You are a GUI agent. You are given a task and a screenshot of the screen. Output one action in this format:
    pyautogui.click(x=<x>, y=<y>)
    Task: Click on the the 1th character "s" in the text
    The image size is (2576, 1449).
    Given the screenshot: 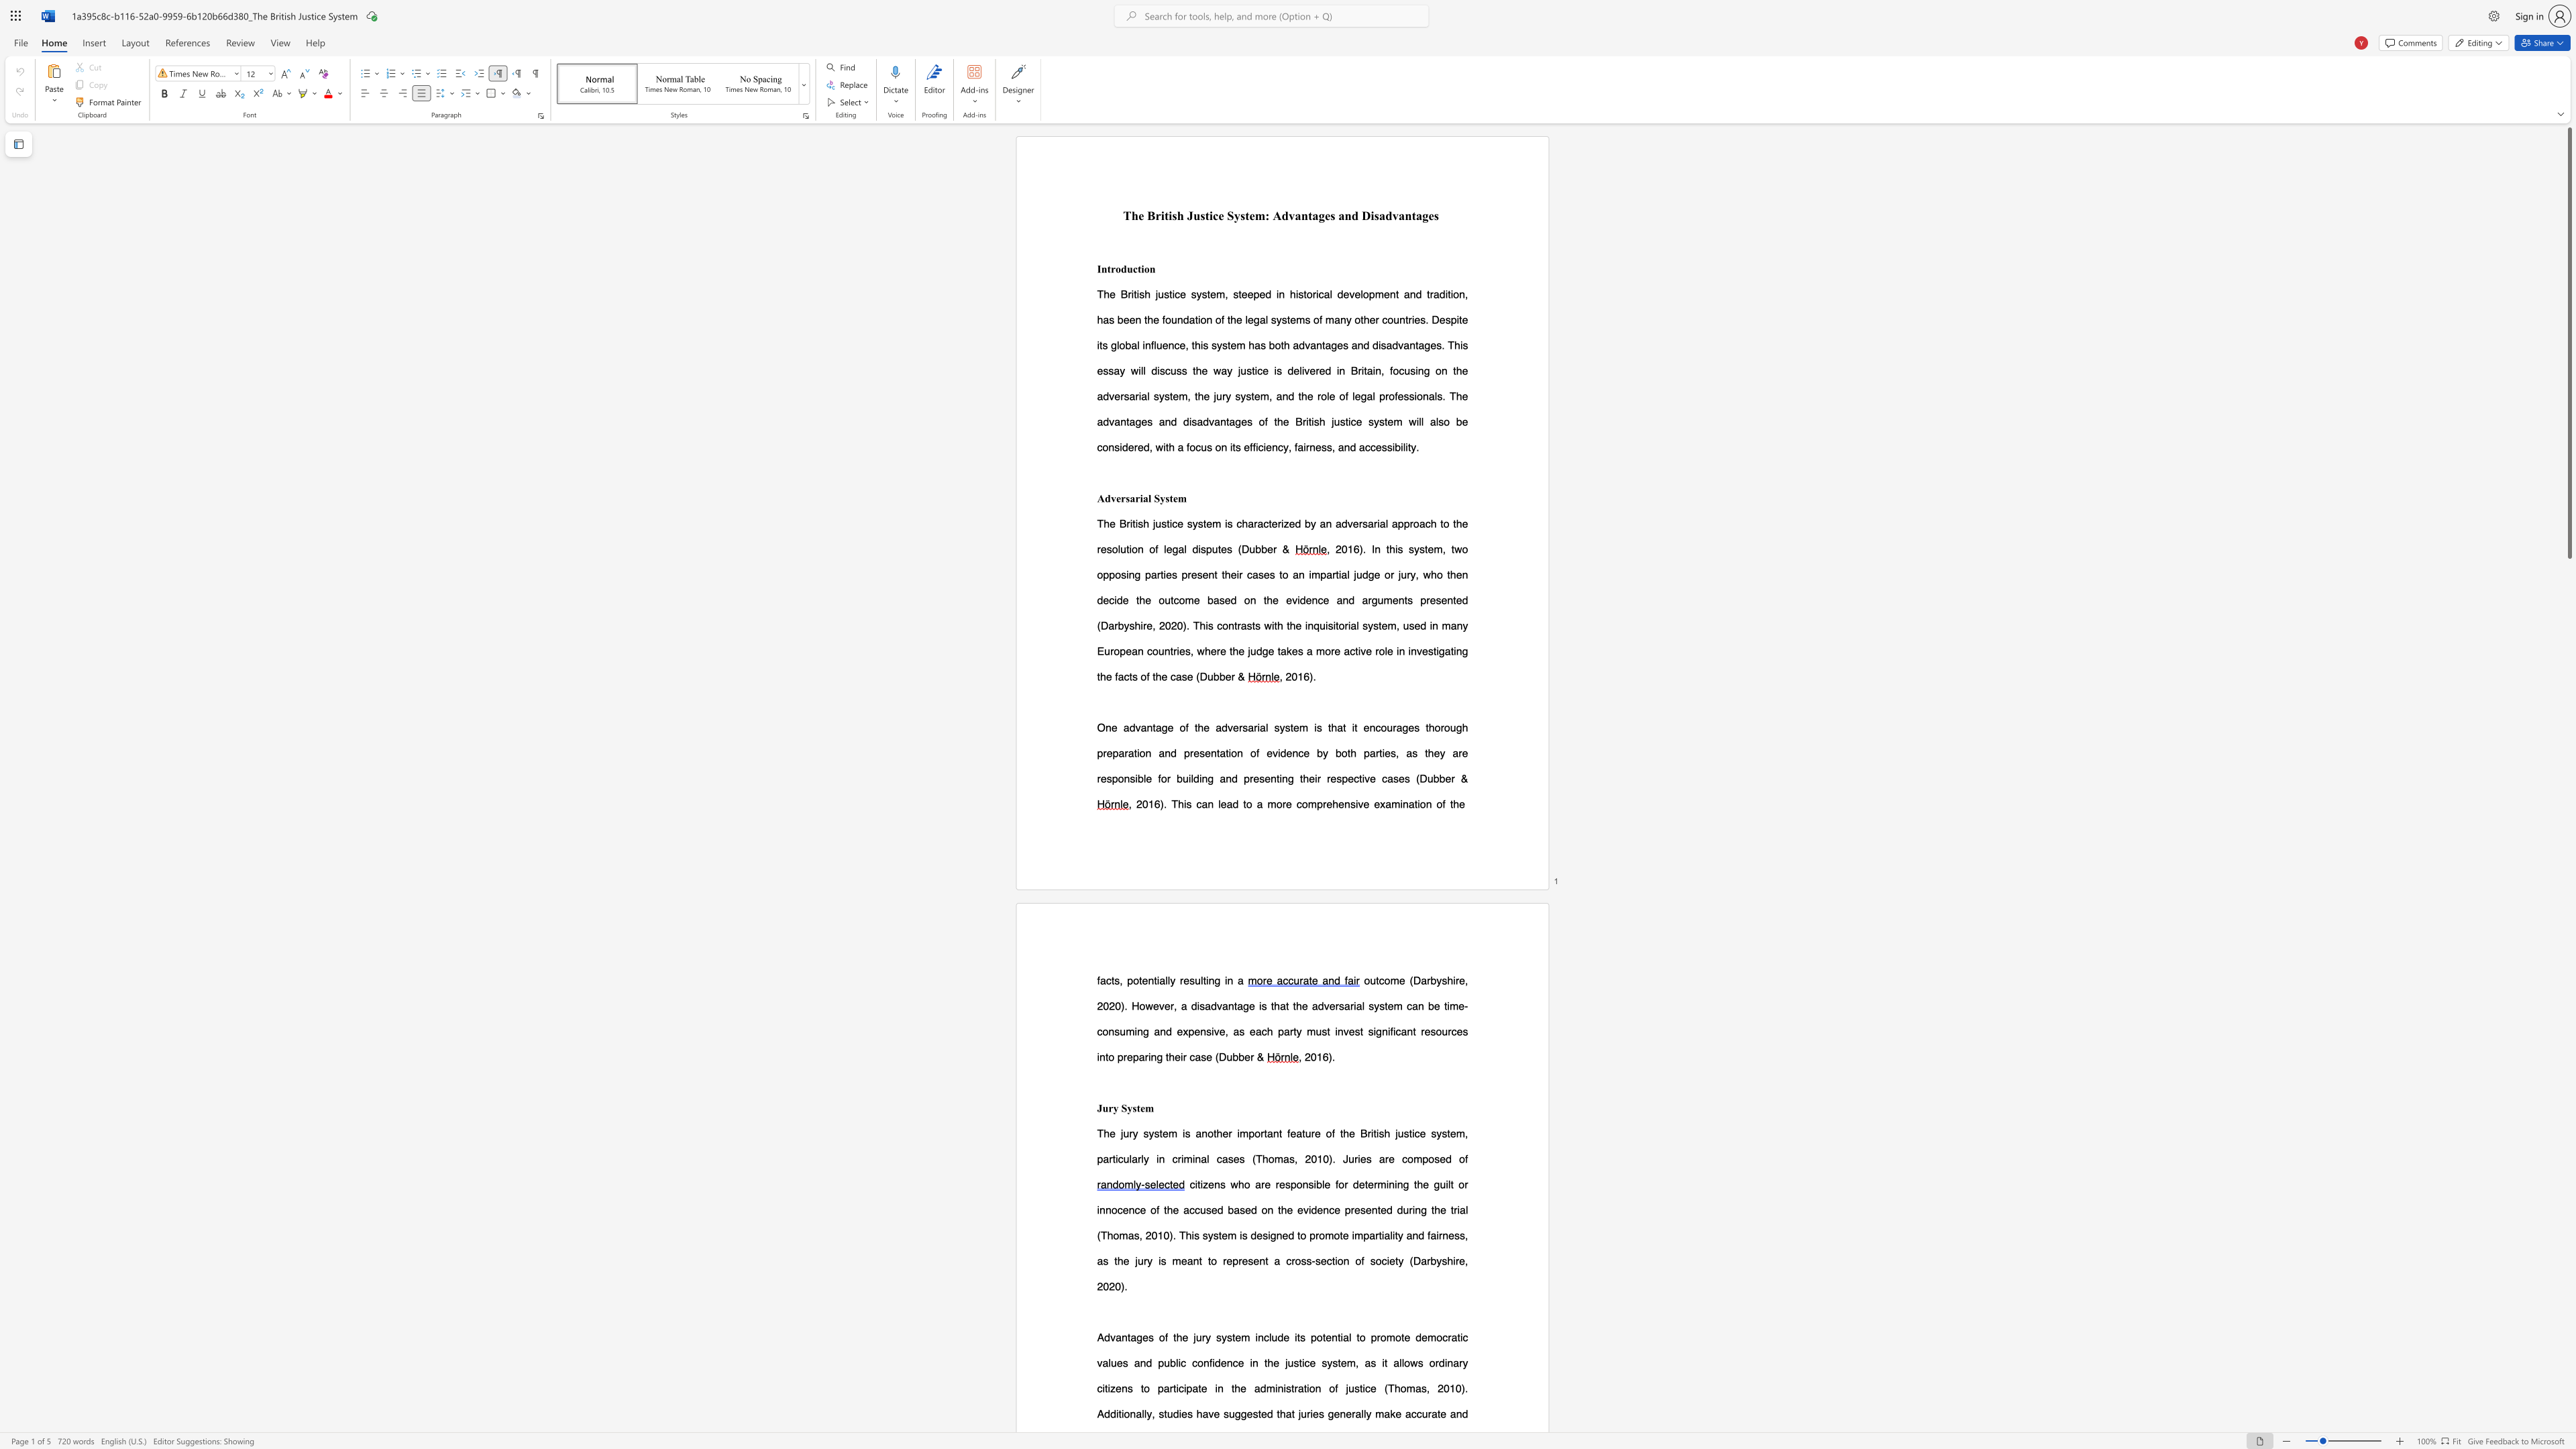 What is the action you would take?
    pyautogui.click(x=1127, y=497)
    